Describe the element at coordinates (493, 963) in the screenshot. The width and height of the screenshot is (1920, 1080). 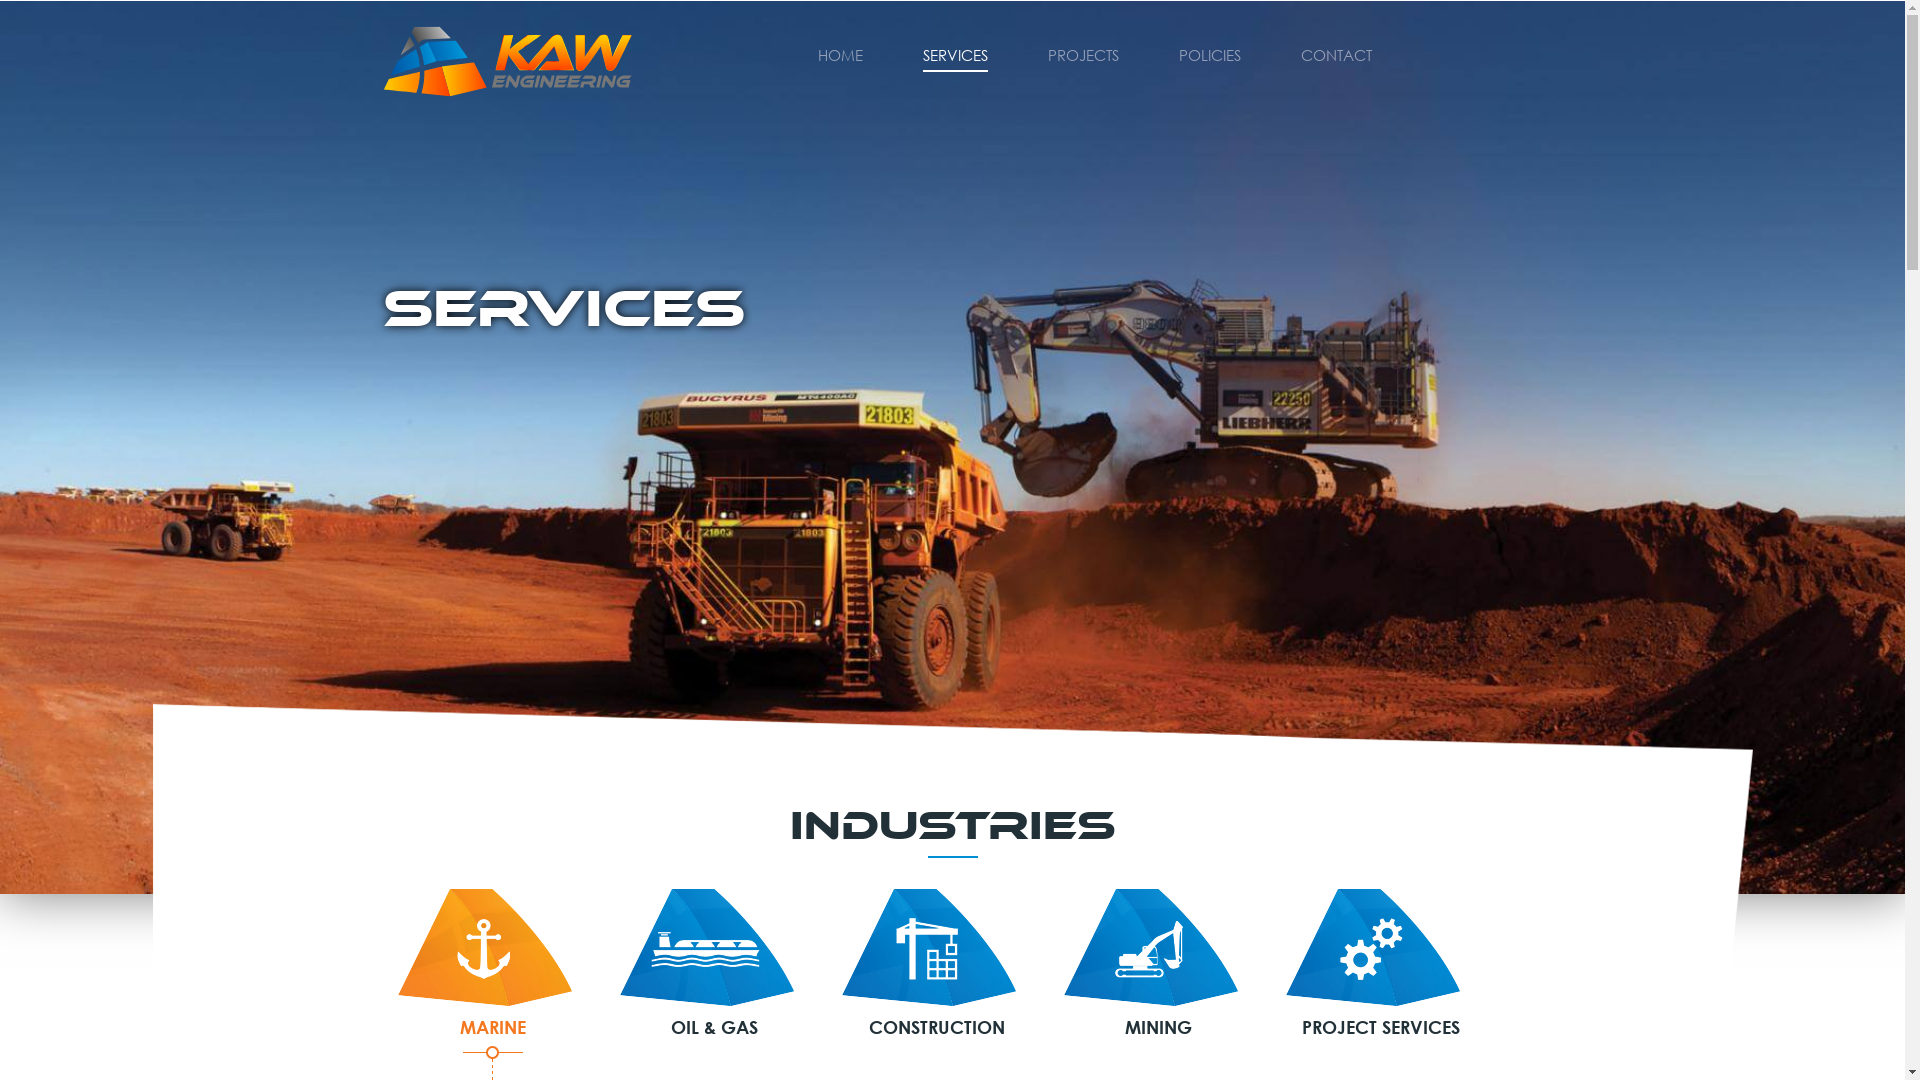
I see `'MARINE'` at that location.